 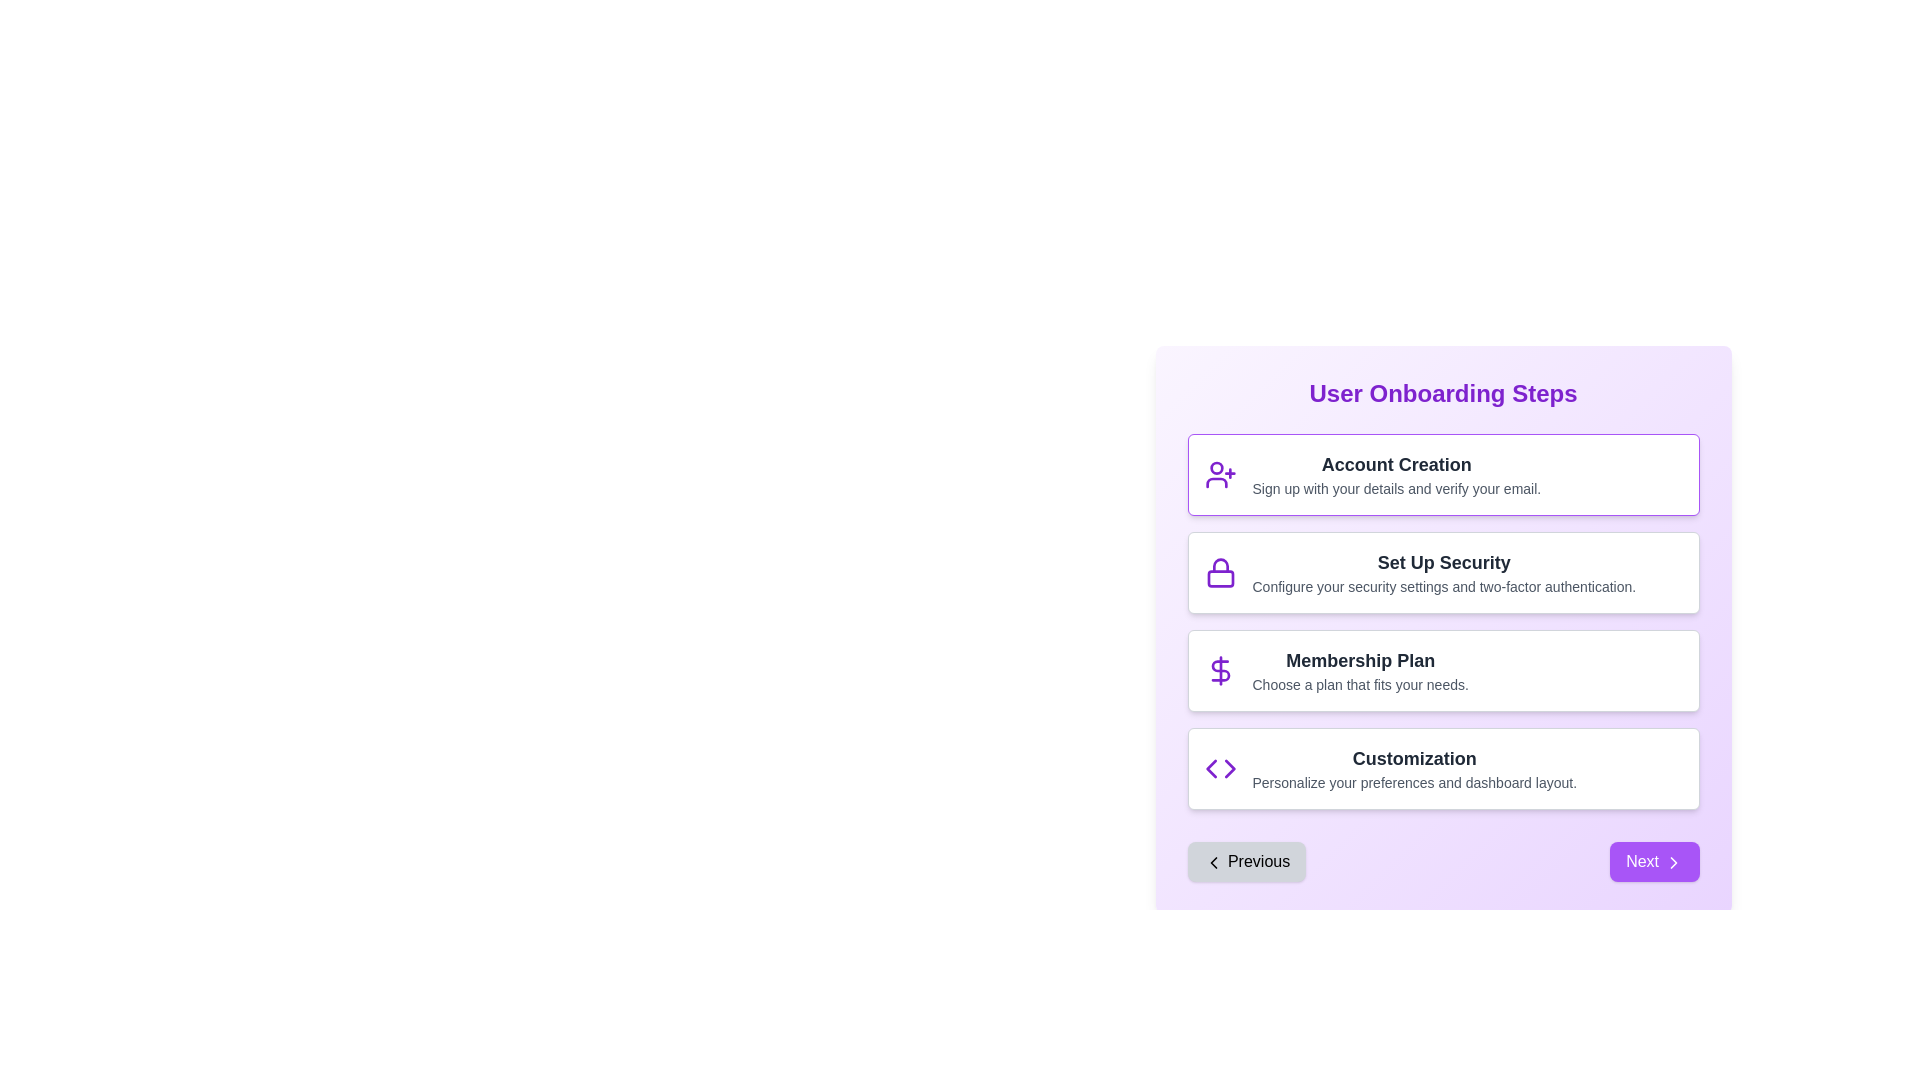 What do you see at coordinates (1212, 861) in the screenshot?
I see `the left-pointing chevron icon located inside the 'Previous' button with a light gray background in the bottom-left section of the user onboarding interface` at bounding box center [1212, 861].